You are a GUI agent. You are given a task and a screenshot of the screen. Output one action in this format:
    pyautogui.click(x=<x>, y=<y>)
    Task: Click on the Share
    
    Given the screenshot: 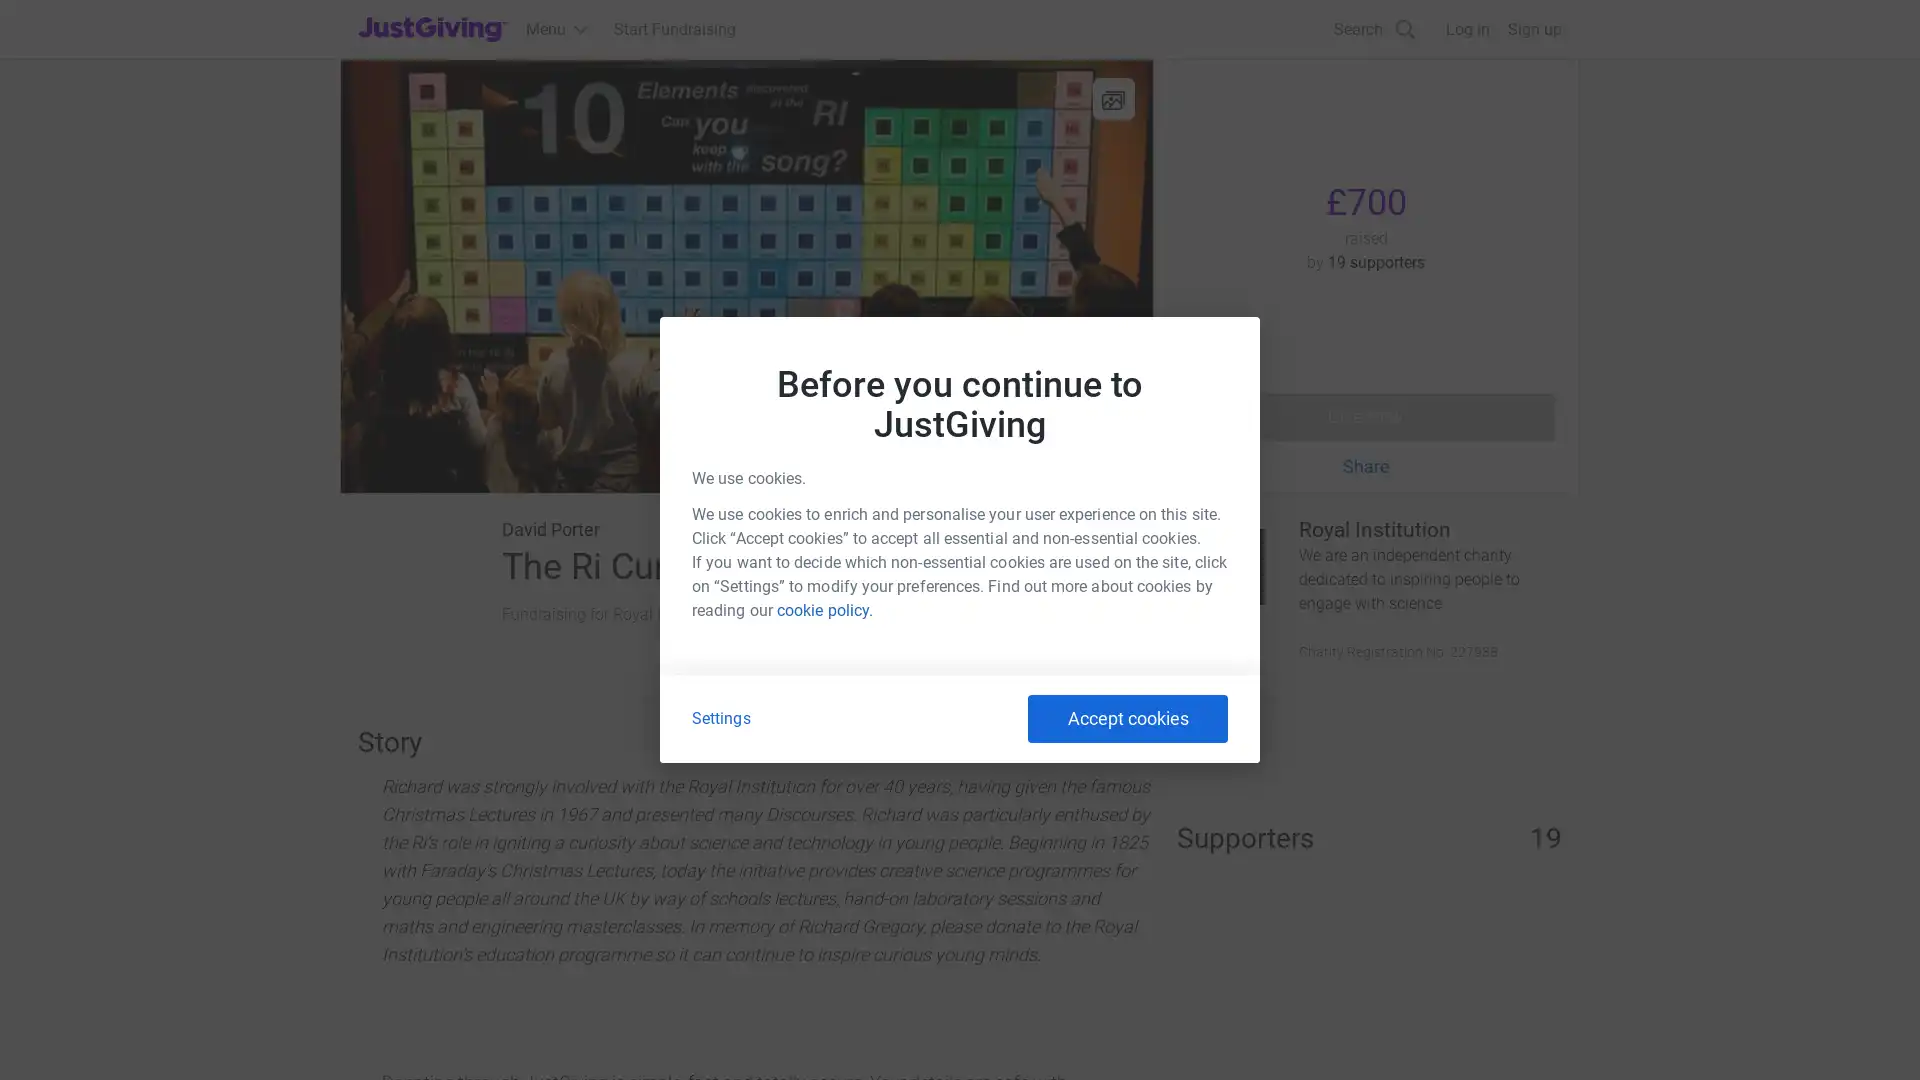 What is the action you would take?
    pyautogui.click(x=1365, y=466)
    